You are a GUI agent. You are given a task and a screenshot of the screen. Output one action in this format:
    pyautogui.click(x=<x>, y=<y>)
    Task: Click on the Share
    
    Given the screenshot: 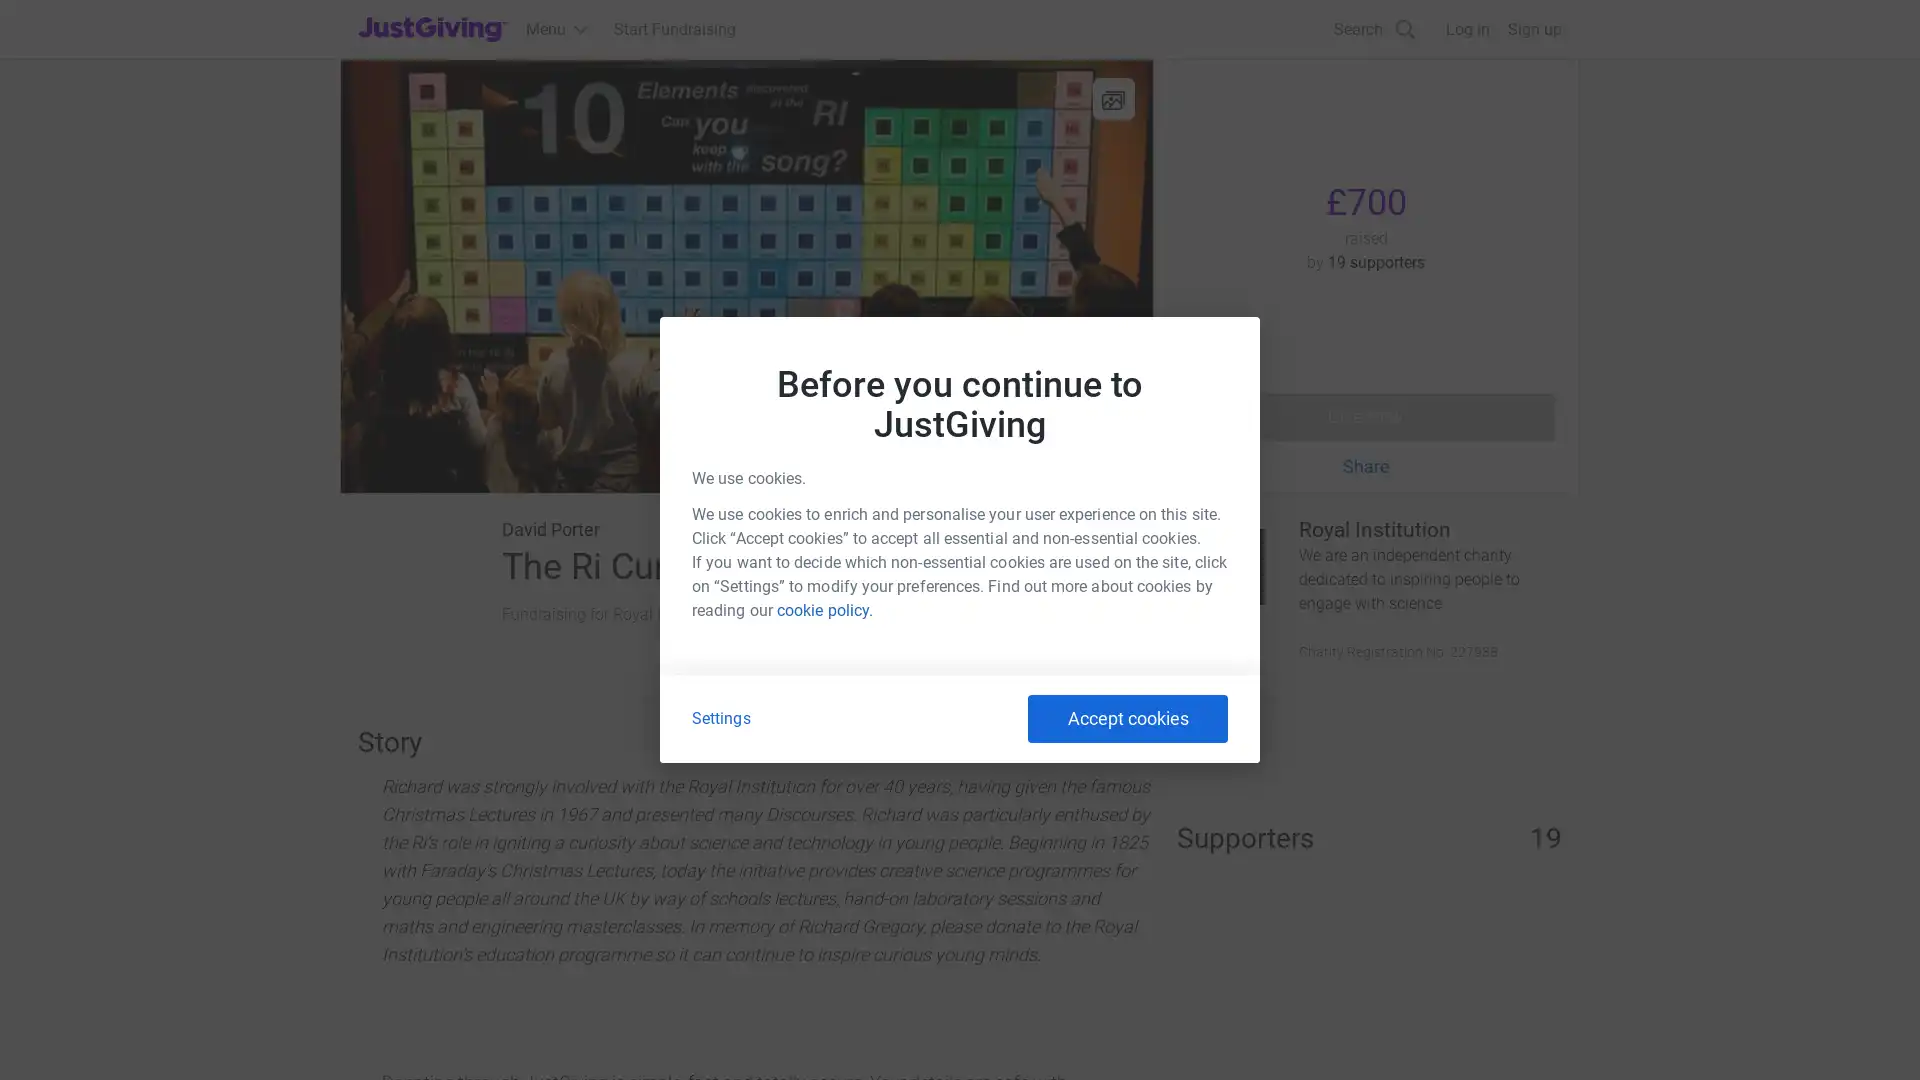 What is the action you would take?
    pyautogui.click(x=1365, y=466)
    